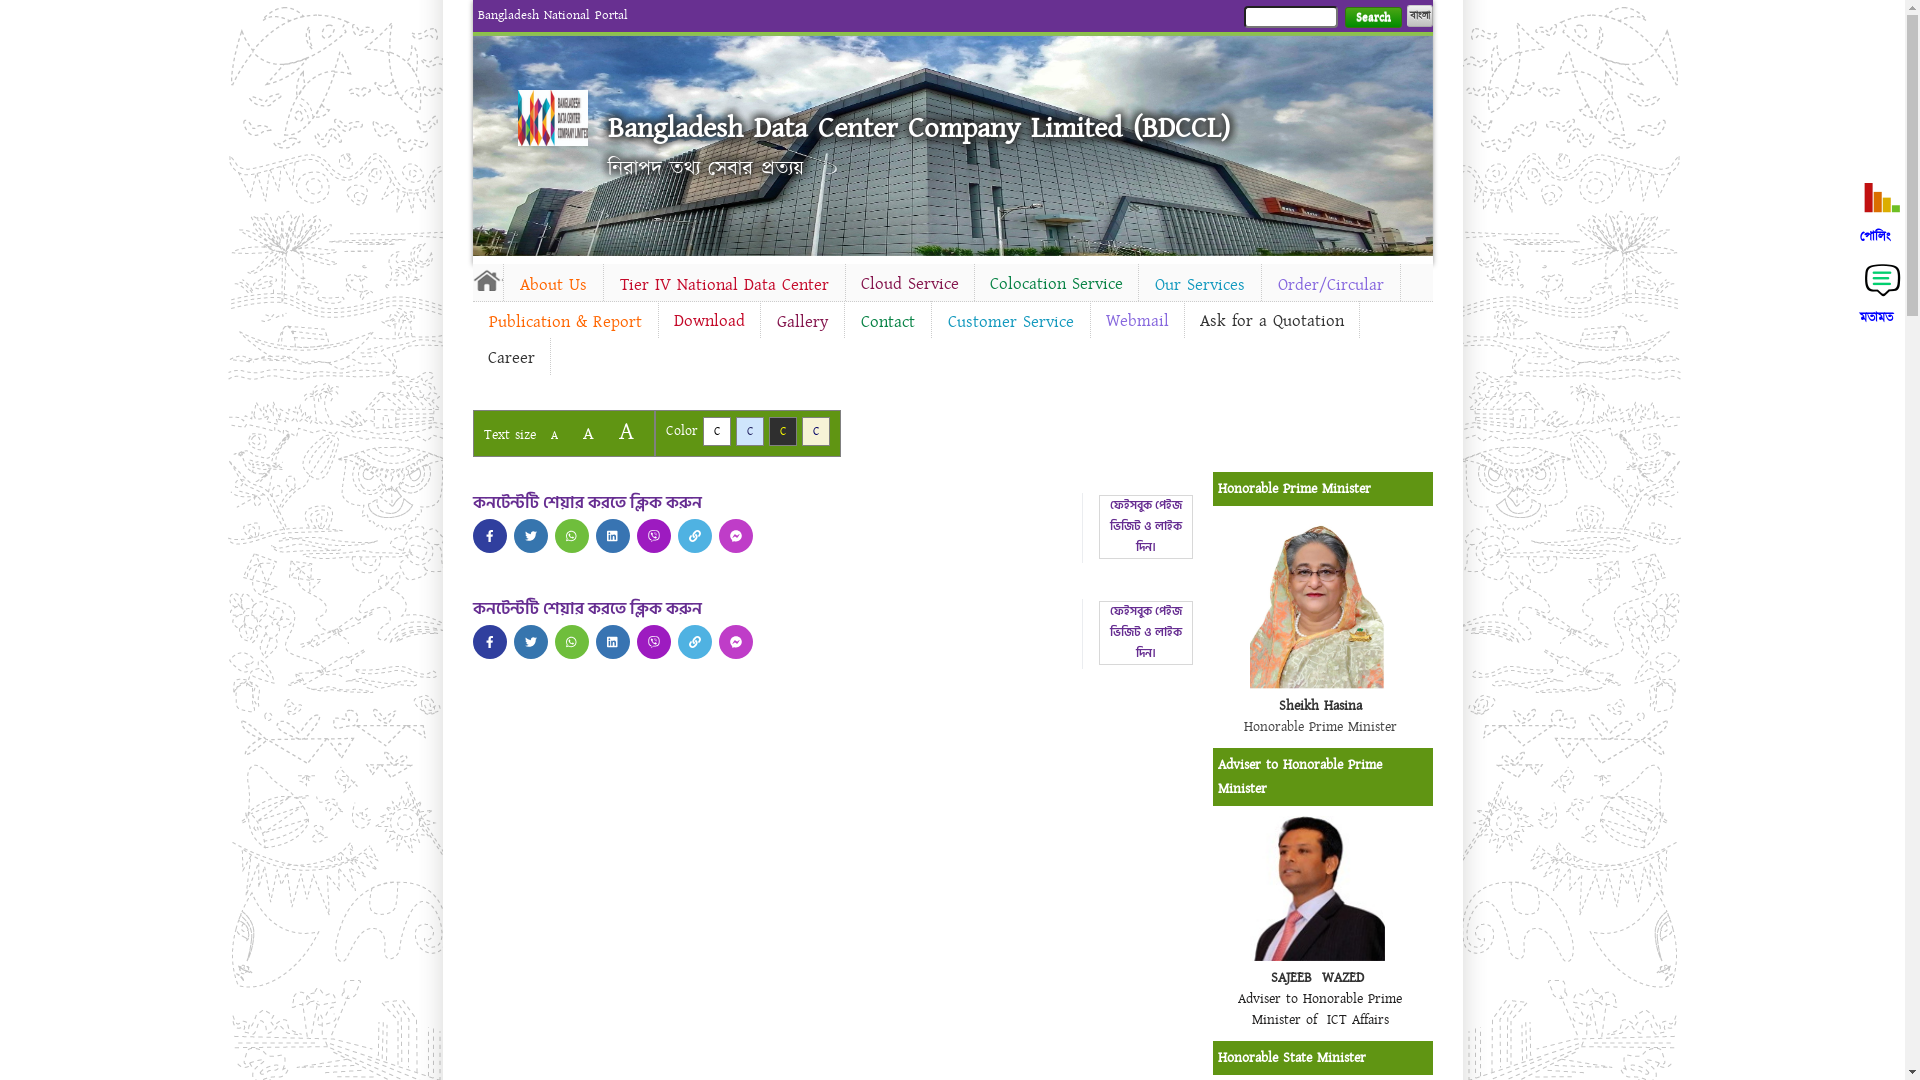  Describe the element at coordinates (1011, 320) in the screenshot. I see `'Customer Service'` at that location.